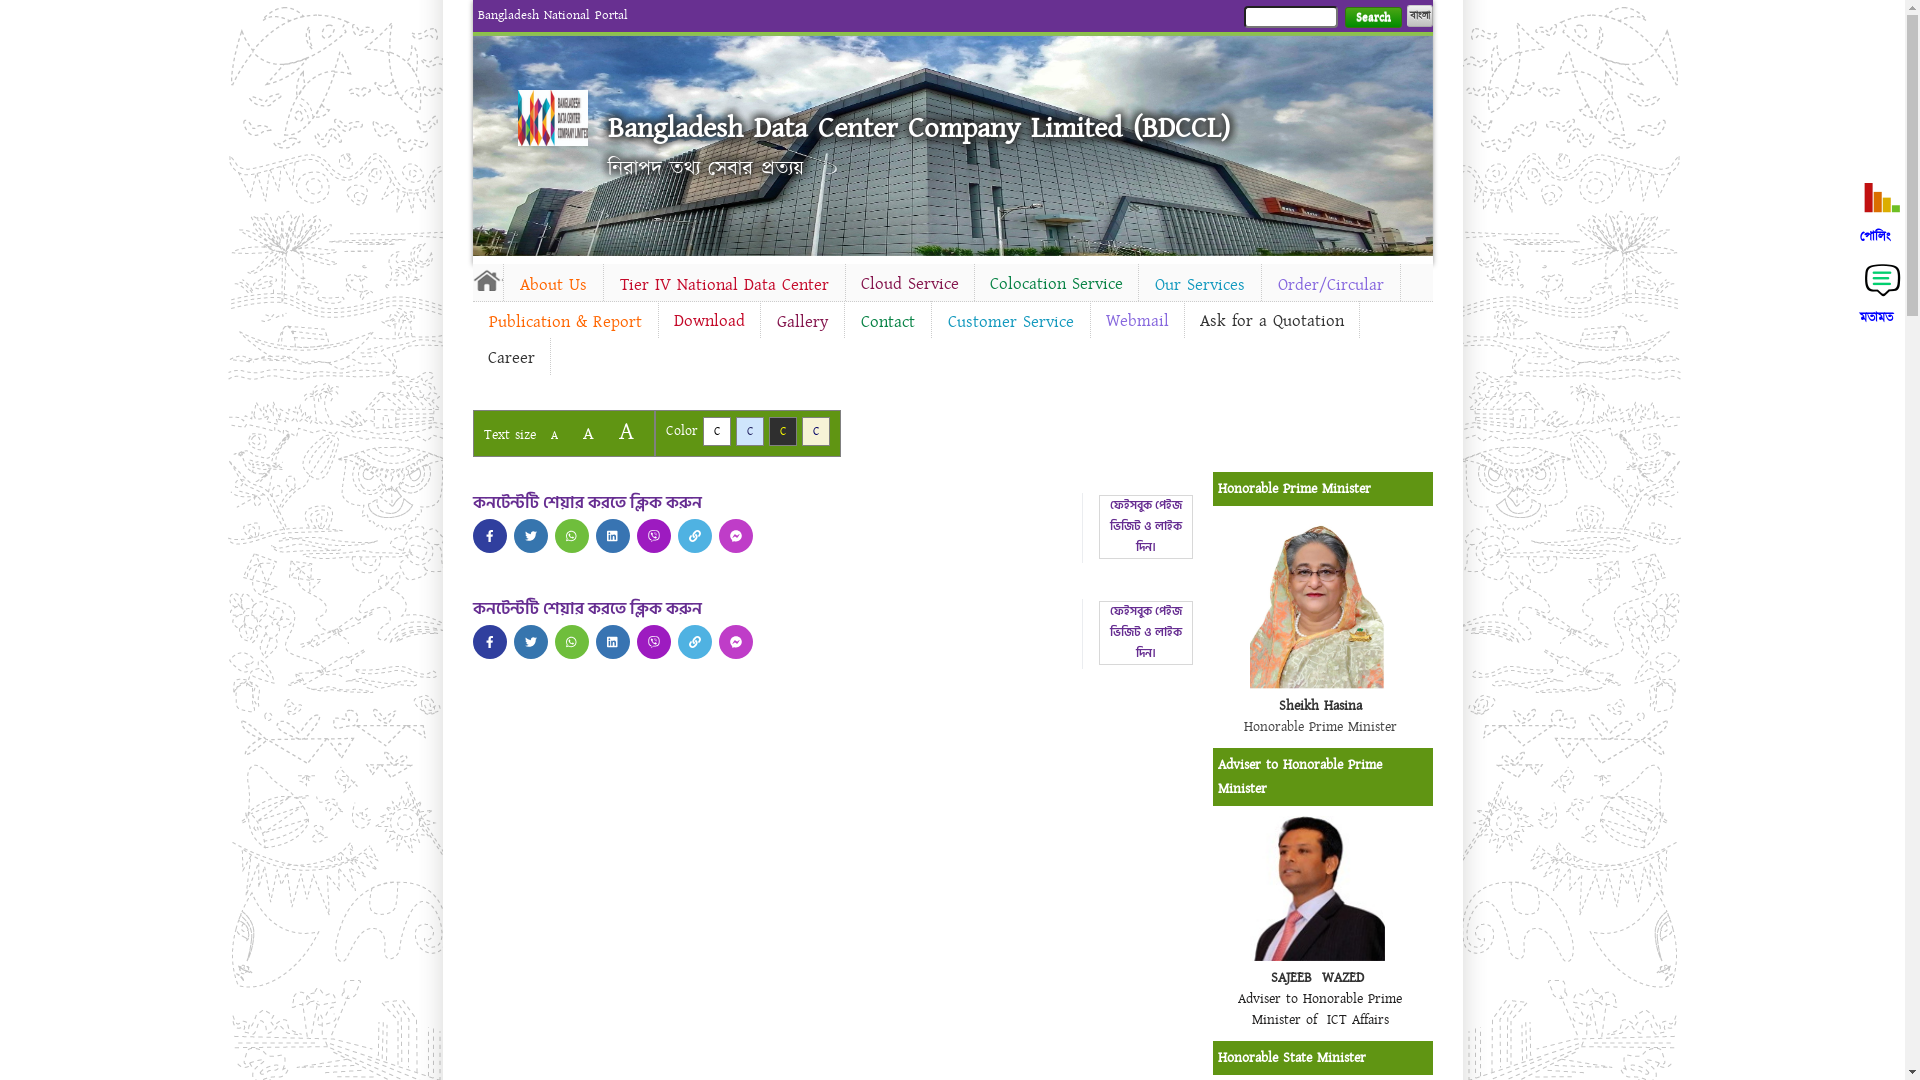  Describe the element at coordinates (1011, 320) in the screenshot. I see `'Customer Service'` at that location.